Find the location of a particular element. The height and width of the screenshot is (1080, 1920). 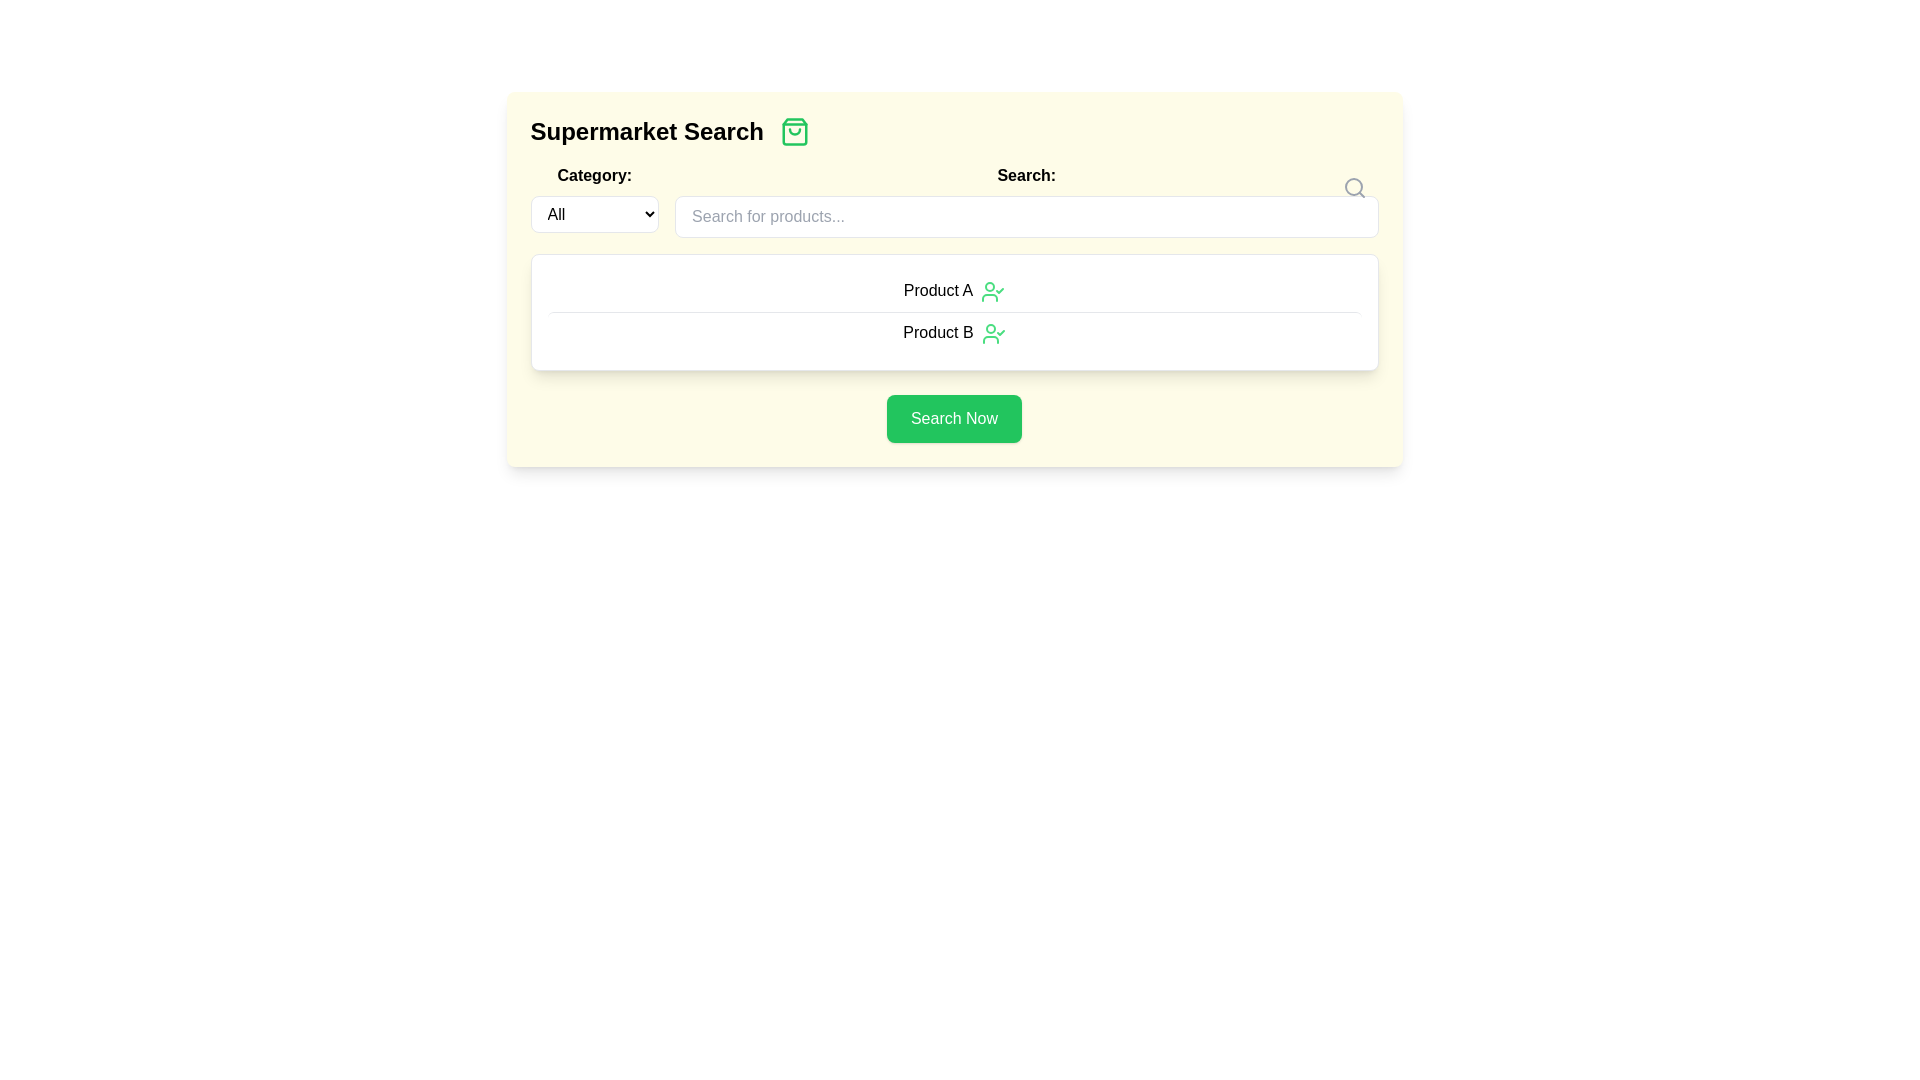

the user-associated confirmation icon located to the right of 'Product B' in the second list item of the vertical list is located at coordinates (993, 332).